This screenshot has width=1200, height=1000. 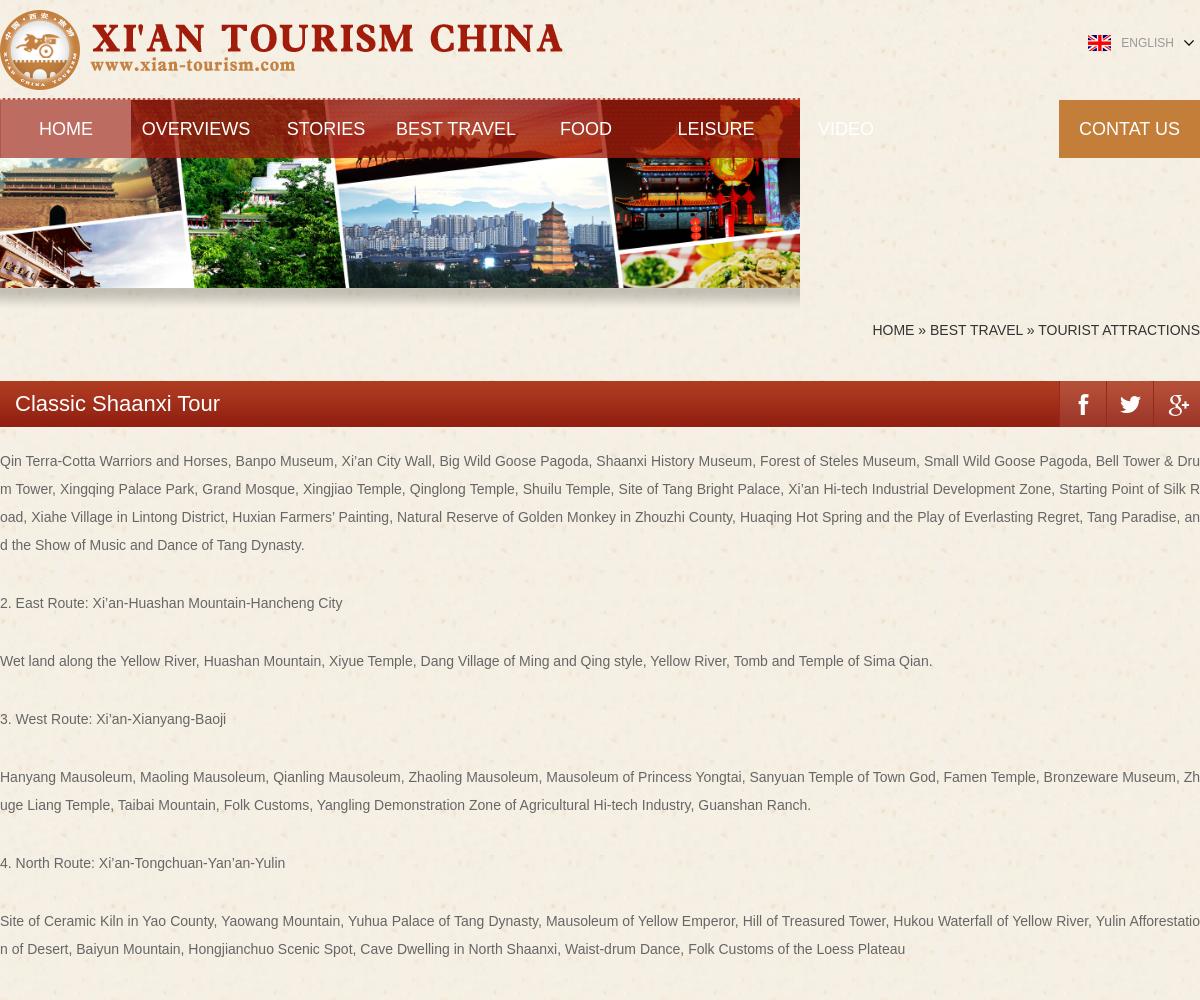 I want to click on 'Home', so click(x=871, y=328).